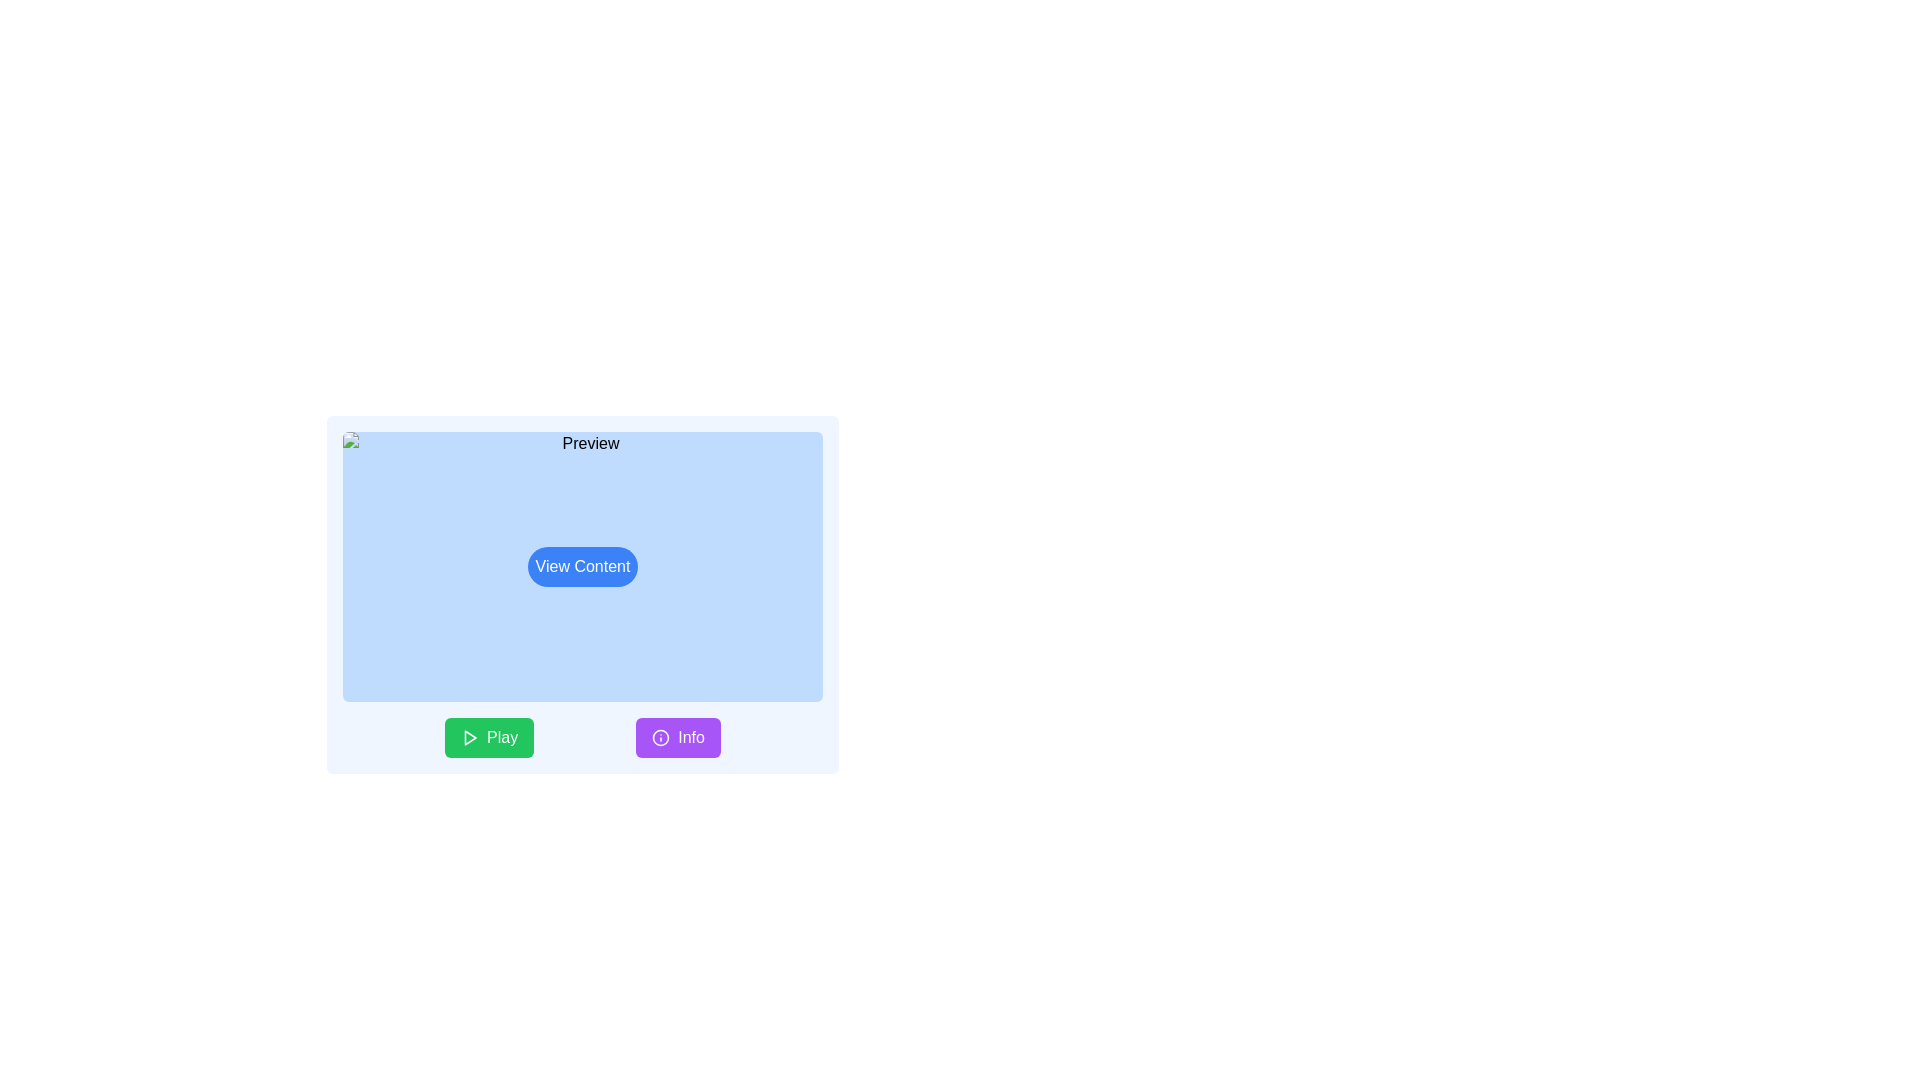  I want to click on the 'View Content' button, which is a blue circular button with white text, so click(581, 567).